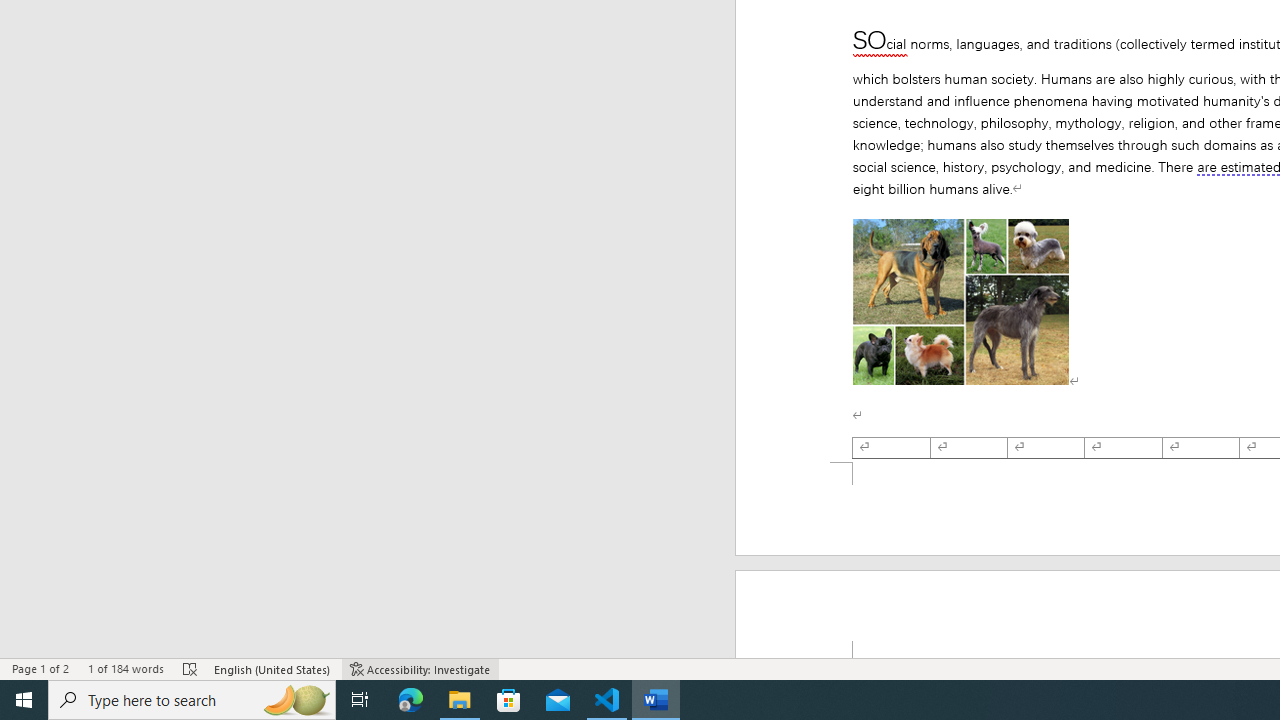 This screenshot has width=1280, height=720. Describe the element at coordinates (960, 302) in the screenshot. I see `'Morphological variation in six dogs'` at that location.